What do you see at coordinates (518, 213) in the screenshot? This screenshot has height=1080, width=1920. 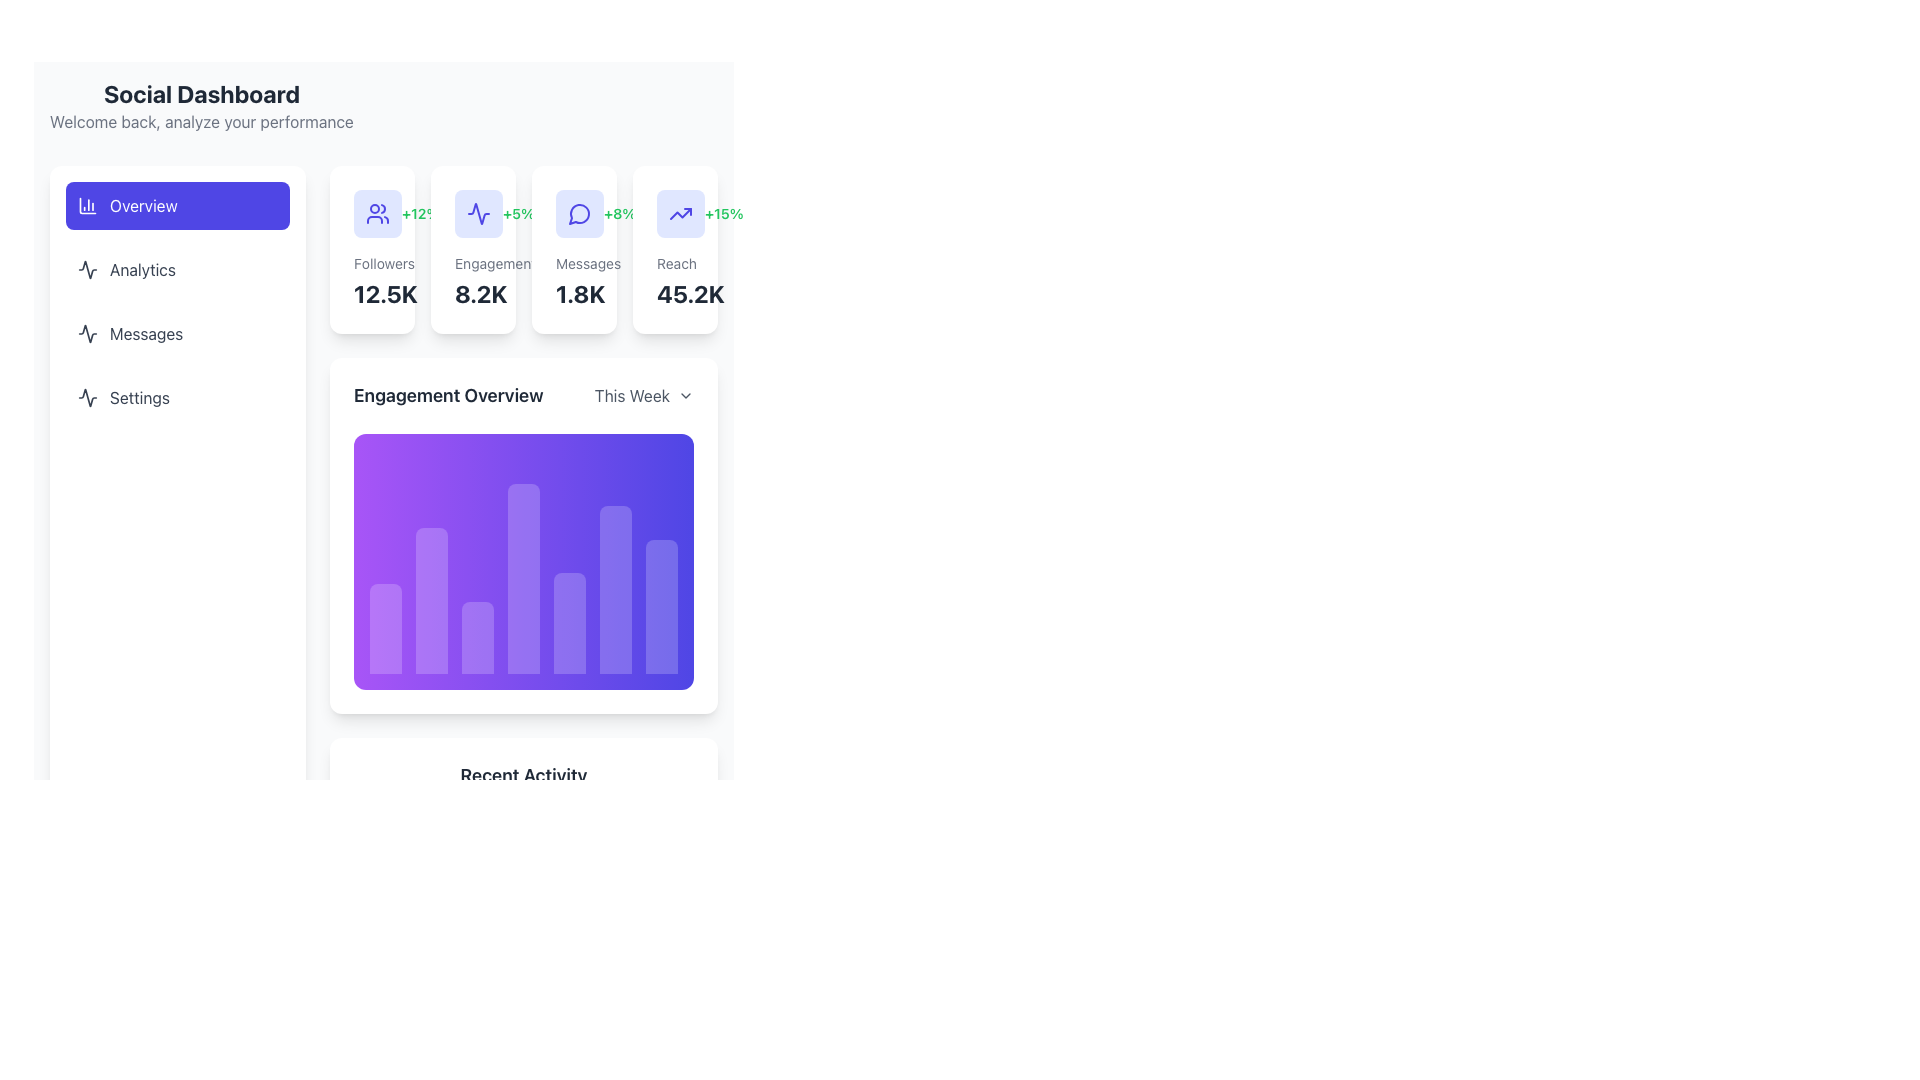 I see `the Statistical Display Text indicating a percentage change of '+5%', which is styled in green color and located in the second card of the dashboard interface` at bounding box center [518, 213].